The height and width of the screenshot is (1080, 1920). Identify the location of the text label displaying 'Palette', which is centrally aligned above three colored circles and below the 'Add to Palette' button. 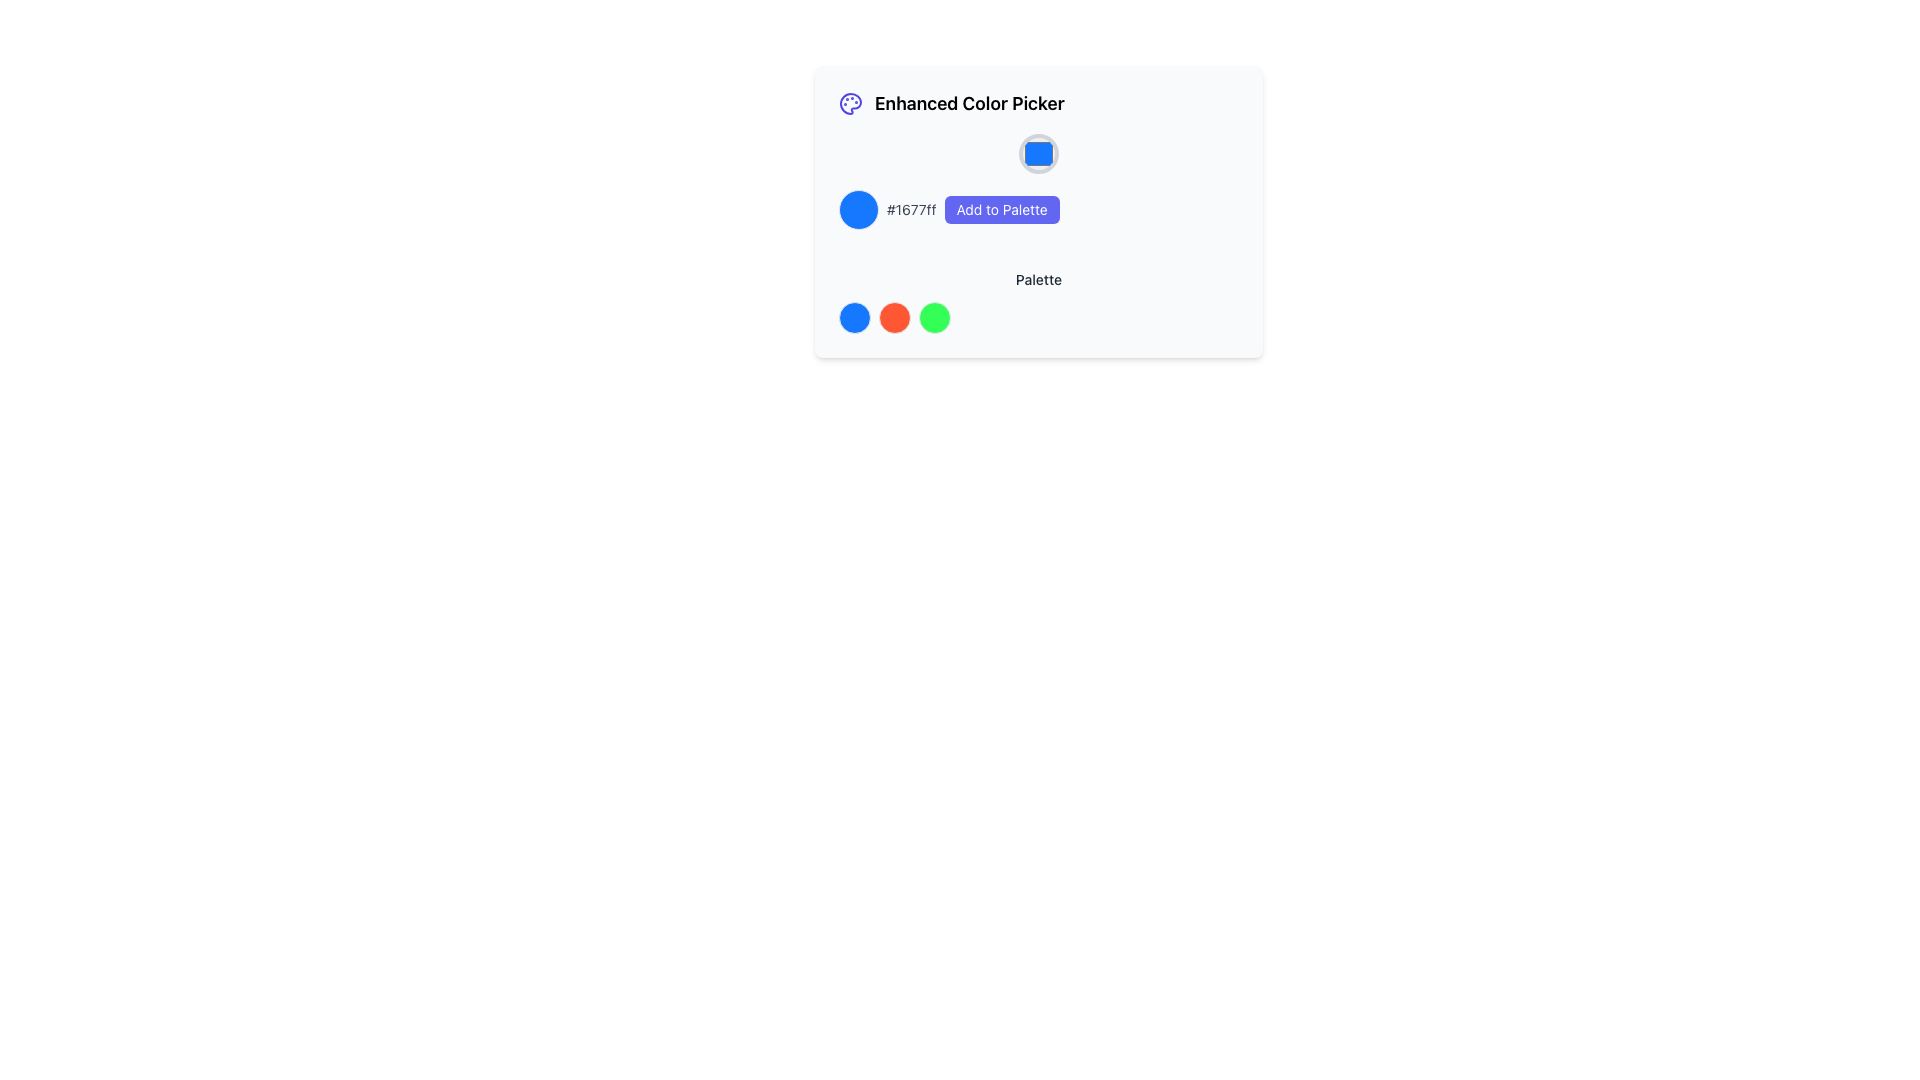
(1038, 280).